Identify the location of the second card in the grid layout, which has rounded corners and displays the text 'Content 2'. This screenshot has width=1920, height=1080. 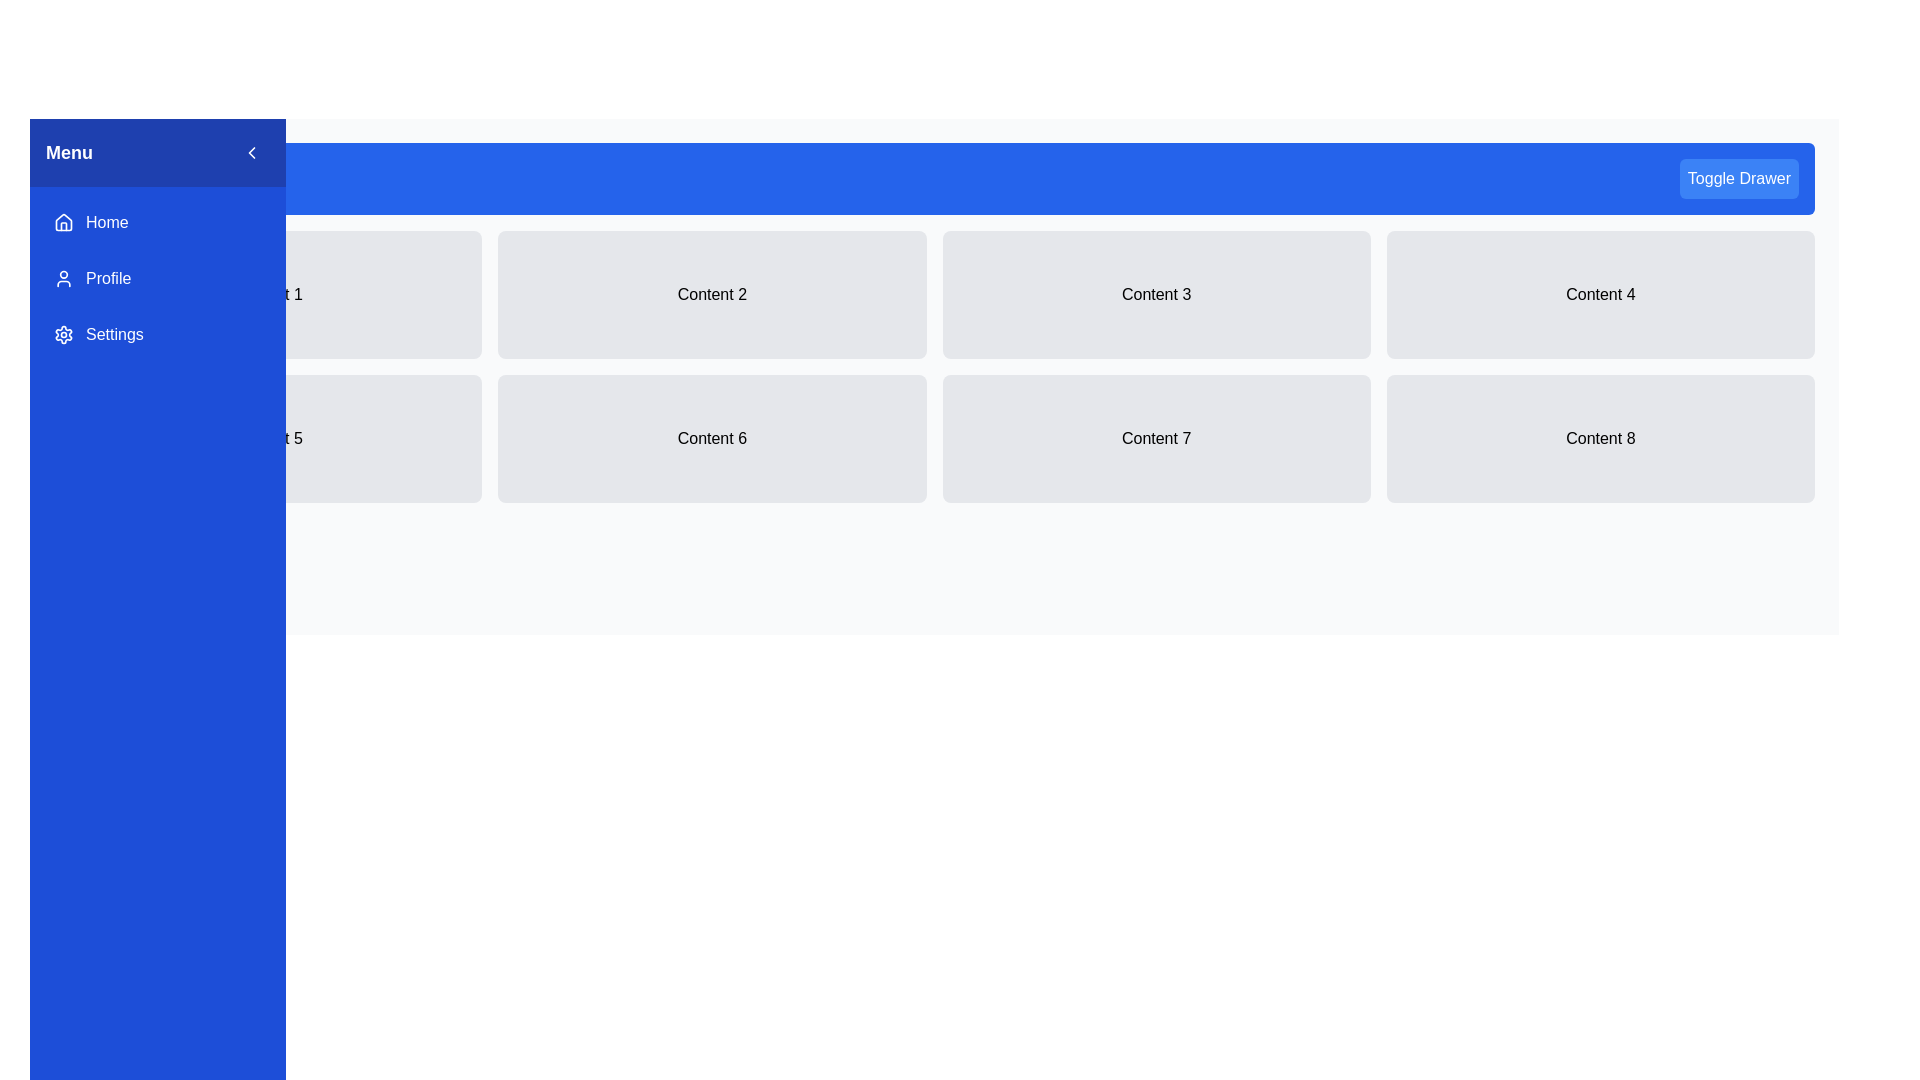
(712, 294).